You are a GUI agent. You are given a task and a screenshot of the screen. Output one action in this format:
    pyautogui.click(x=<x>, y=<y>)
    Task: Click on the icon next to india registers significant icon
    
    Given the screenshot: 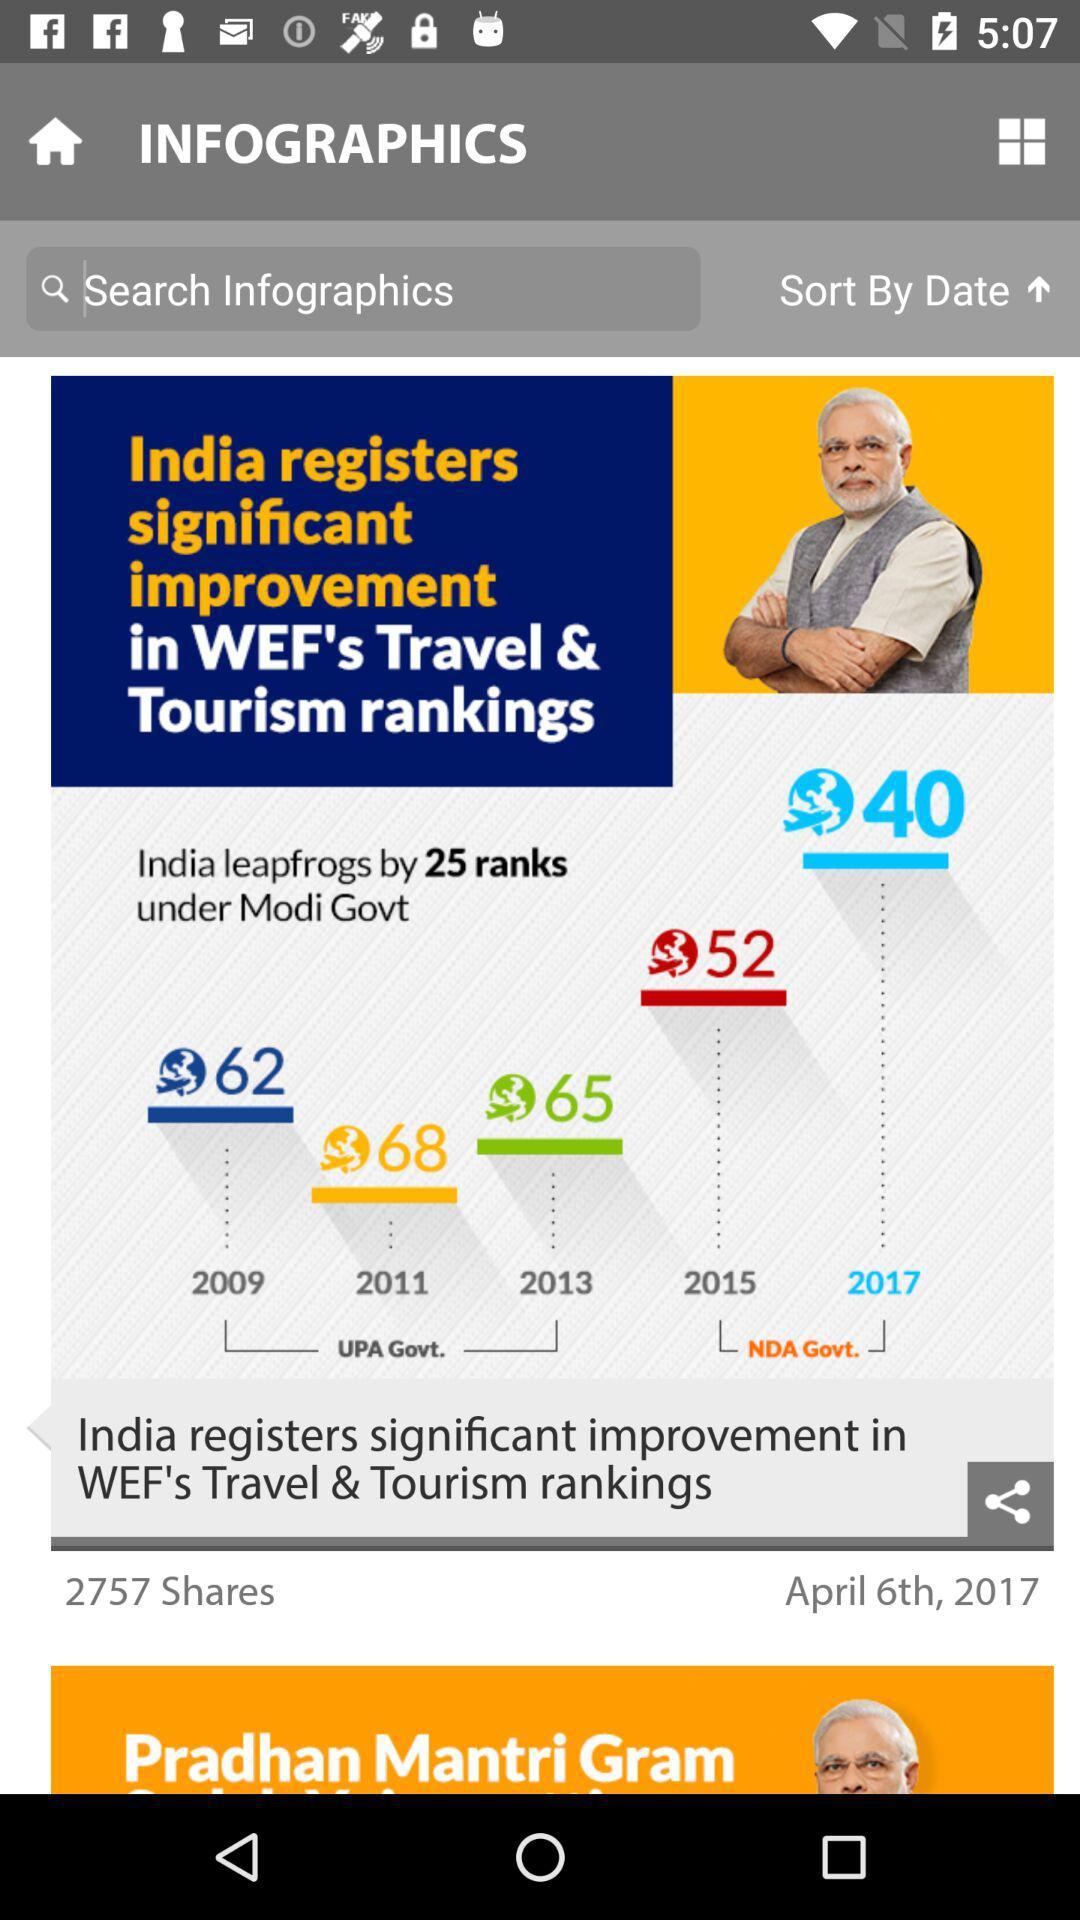 What is the action you would take?
    pyautogui.click(x=1010, y=1499)
    